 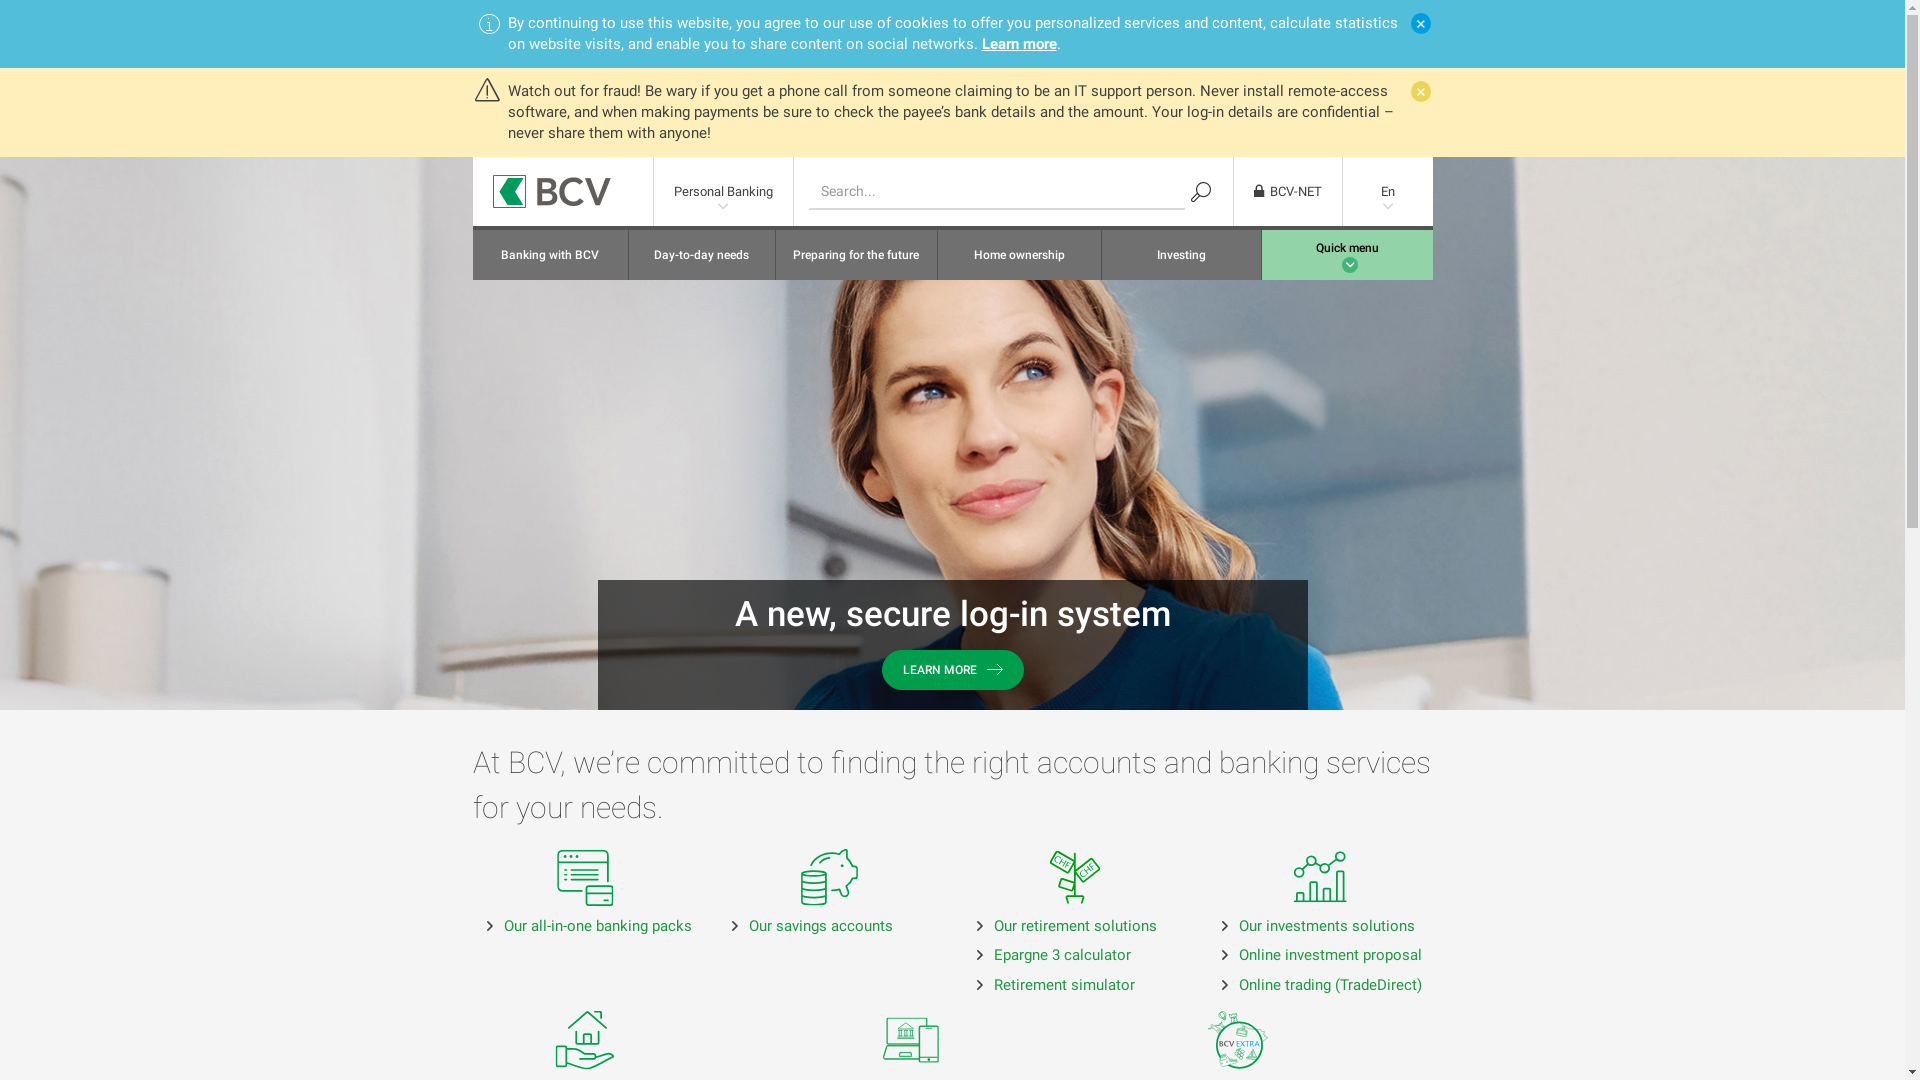 I want to click on 'LEARN MORE', so click(x=952, y=670).